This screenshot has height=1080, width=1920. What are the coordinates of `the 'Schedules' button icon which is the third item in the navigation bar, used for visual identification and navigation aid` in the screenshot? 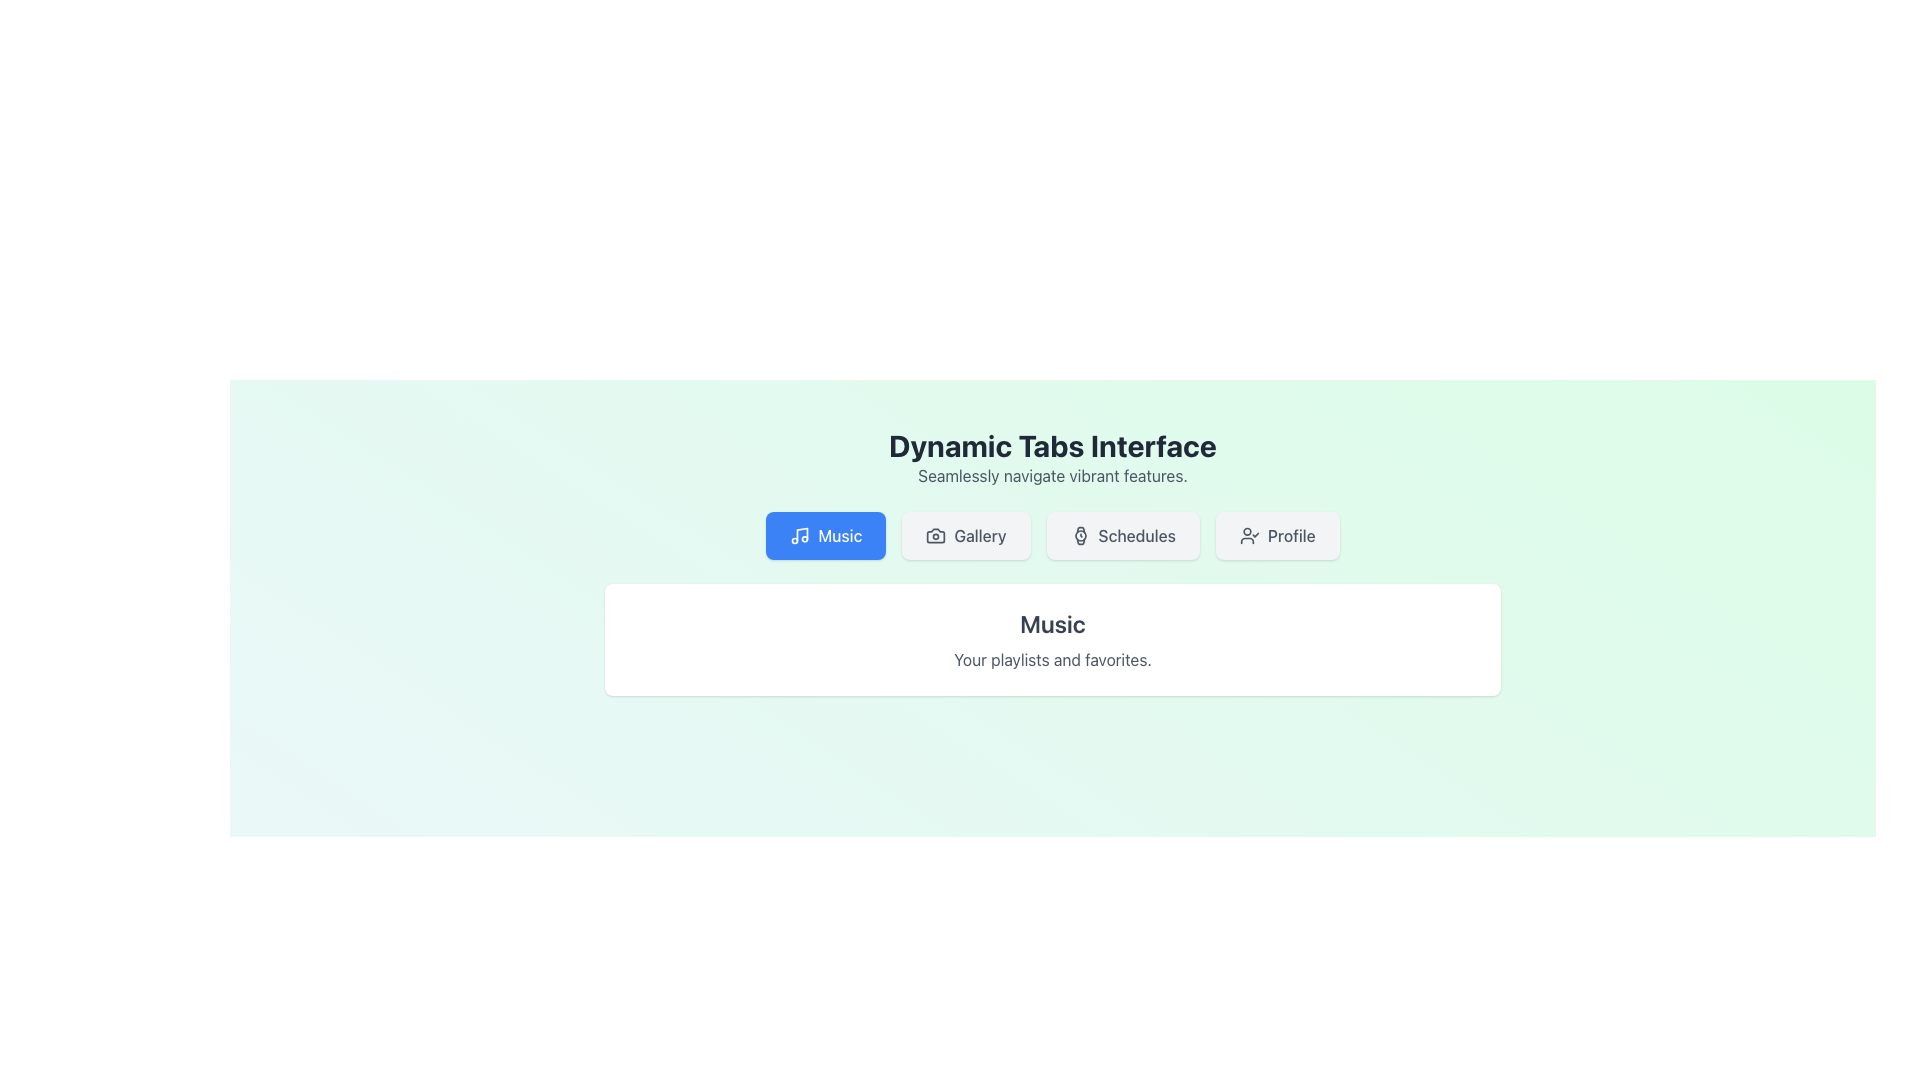 It's located at (1079, 535).